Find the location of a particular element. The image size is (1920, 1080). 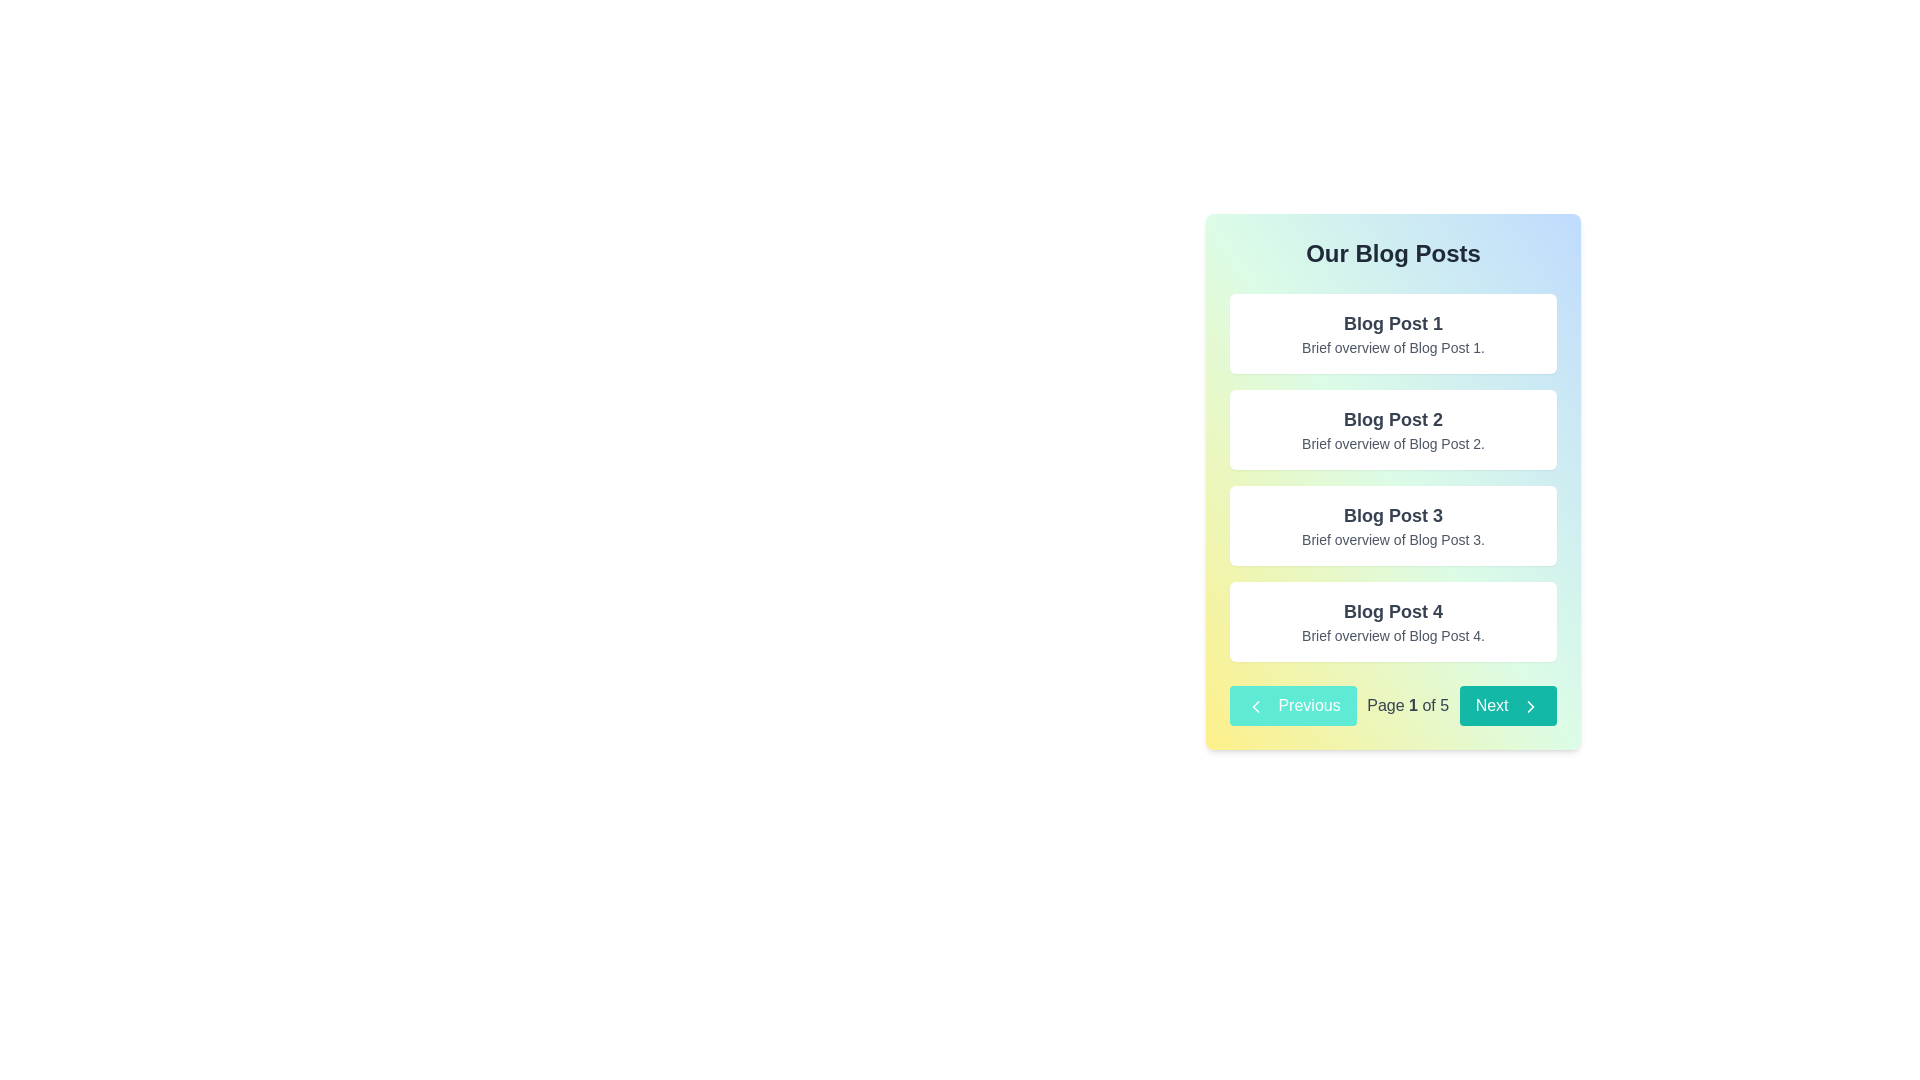

the text snippet reading 'Brief overview of Blog Post 1.' located directly below the bold title 'Blog Post 1' in the first blog post entry is located at coordinates (1392, 346).